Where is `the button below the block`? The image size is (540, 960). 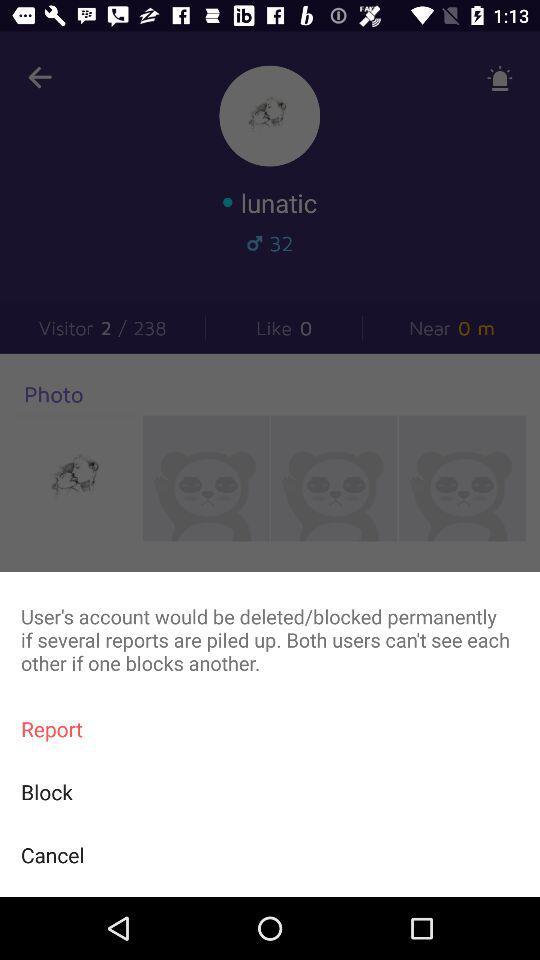 the button below the block is located at coordinates (270, 853).